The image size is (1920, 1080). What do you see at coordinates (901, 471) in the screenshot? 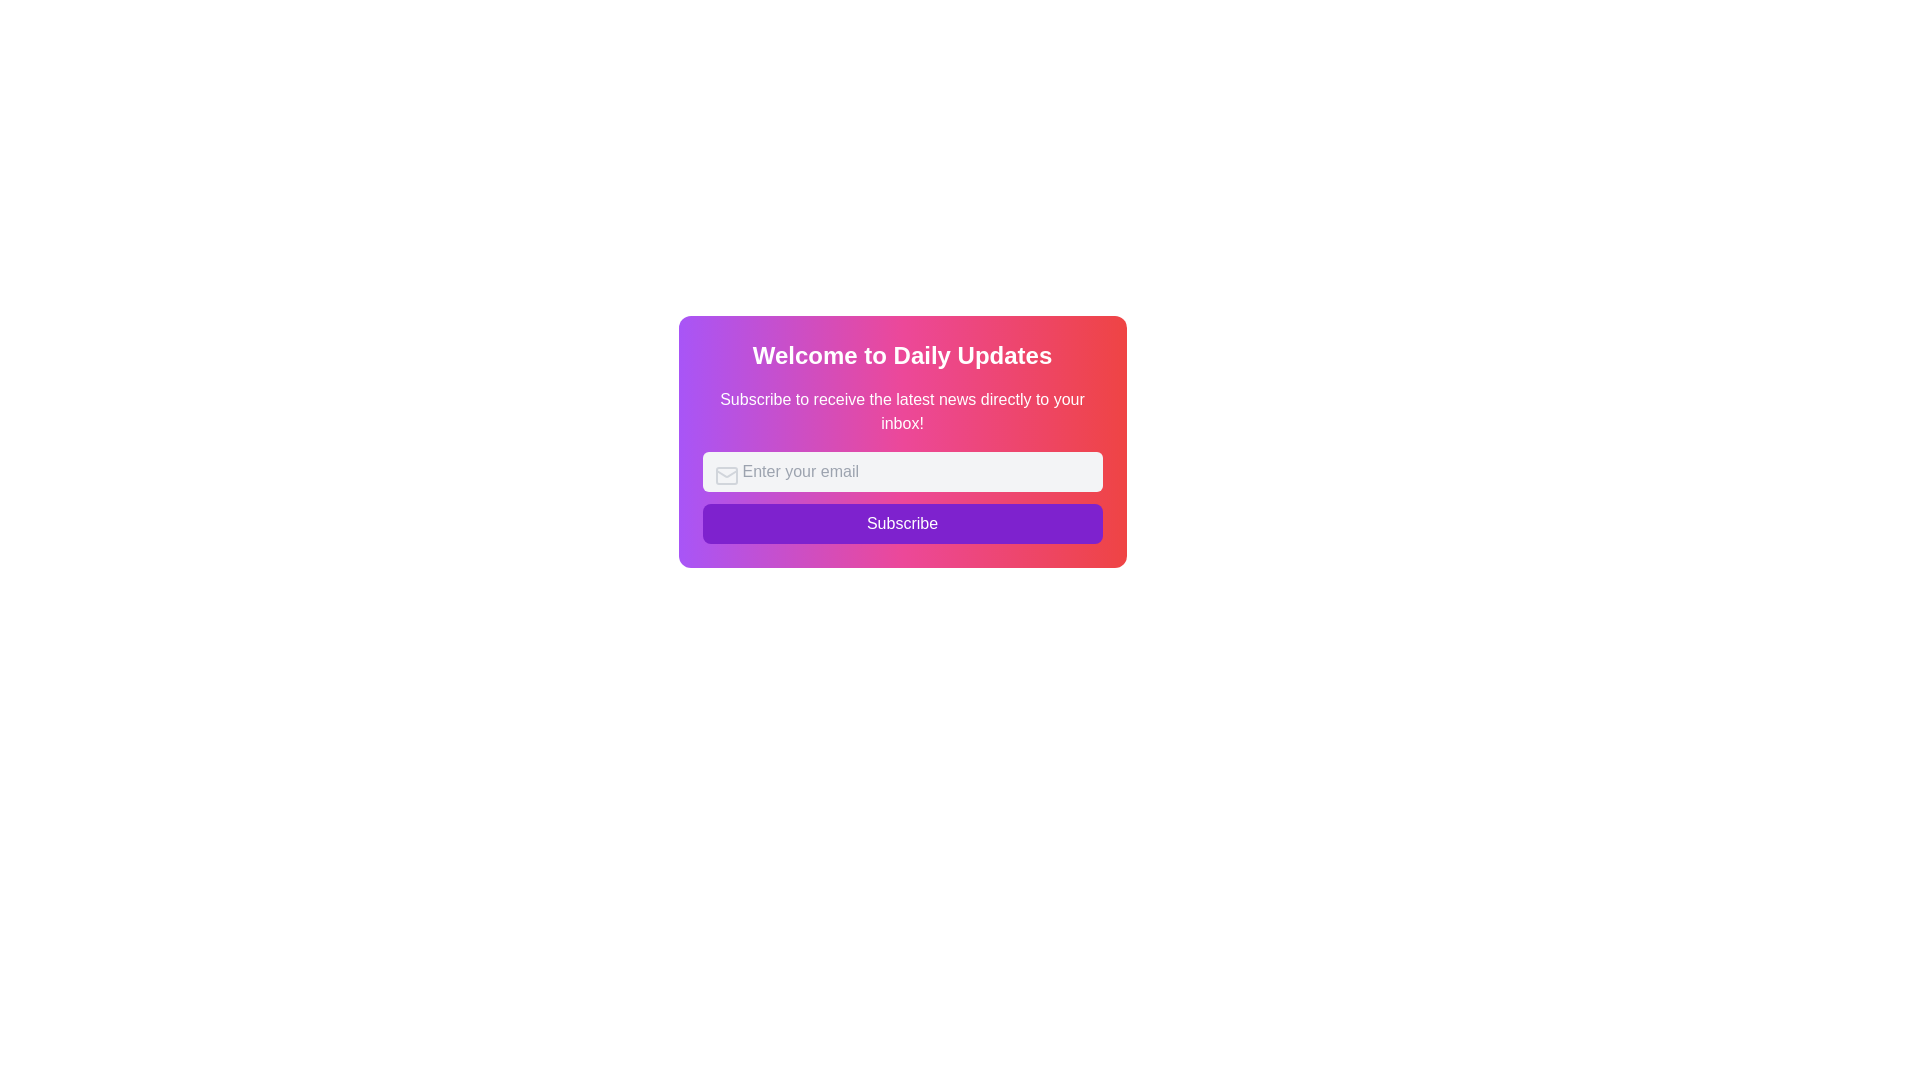
I see `the email input field labeled with the placeholder 'Enter your email'` at bounding box center [901, 471].